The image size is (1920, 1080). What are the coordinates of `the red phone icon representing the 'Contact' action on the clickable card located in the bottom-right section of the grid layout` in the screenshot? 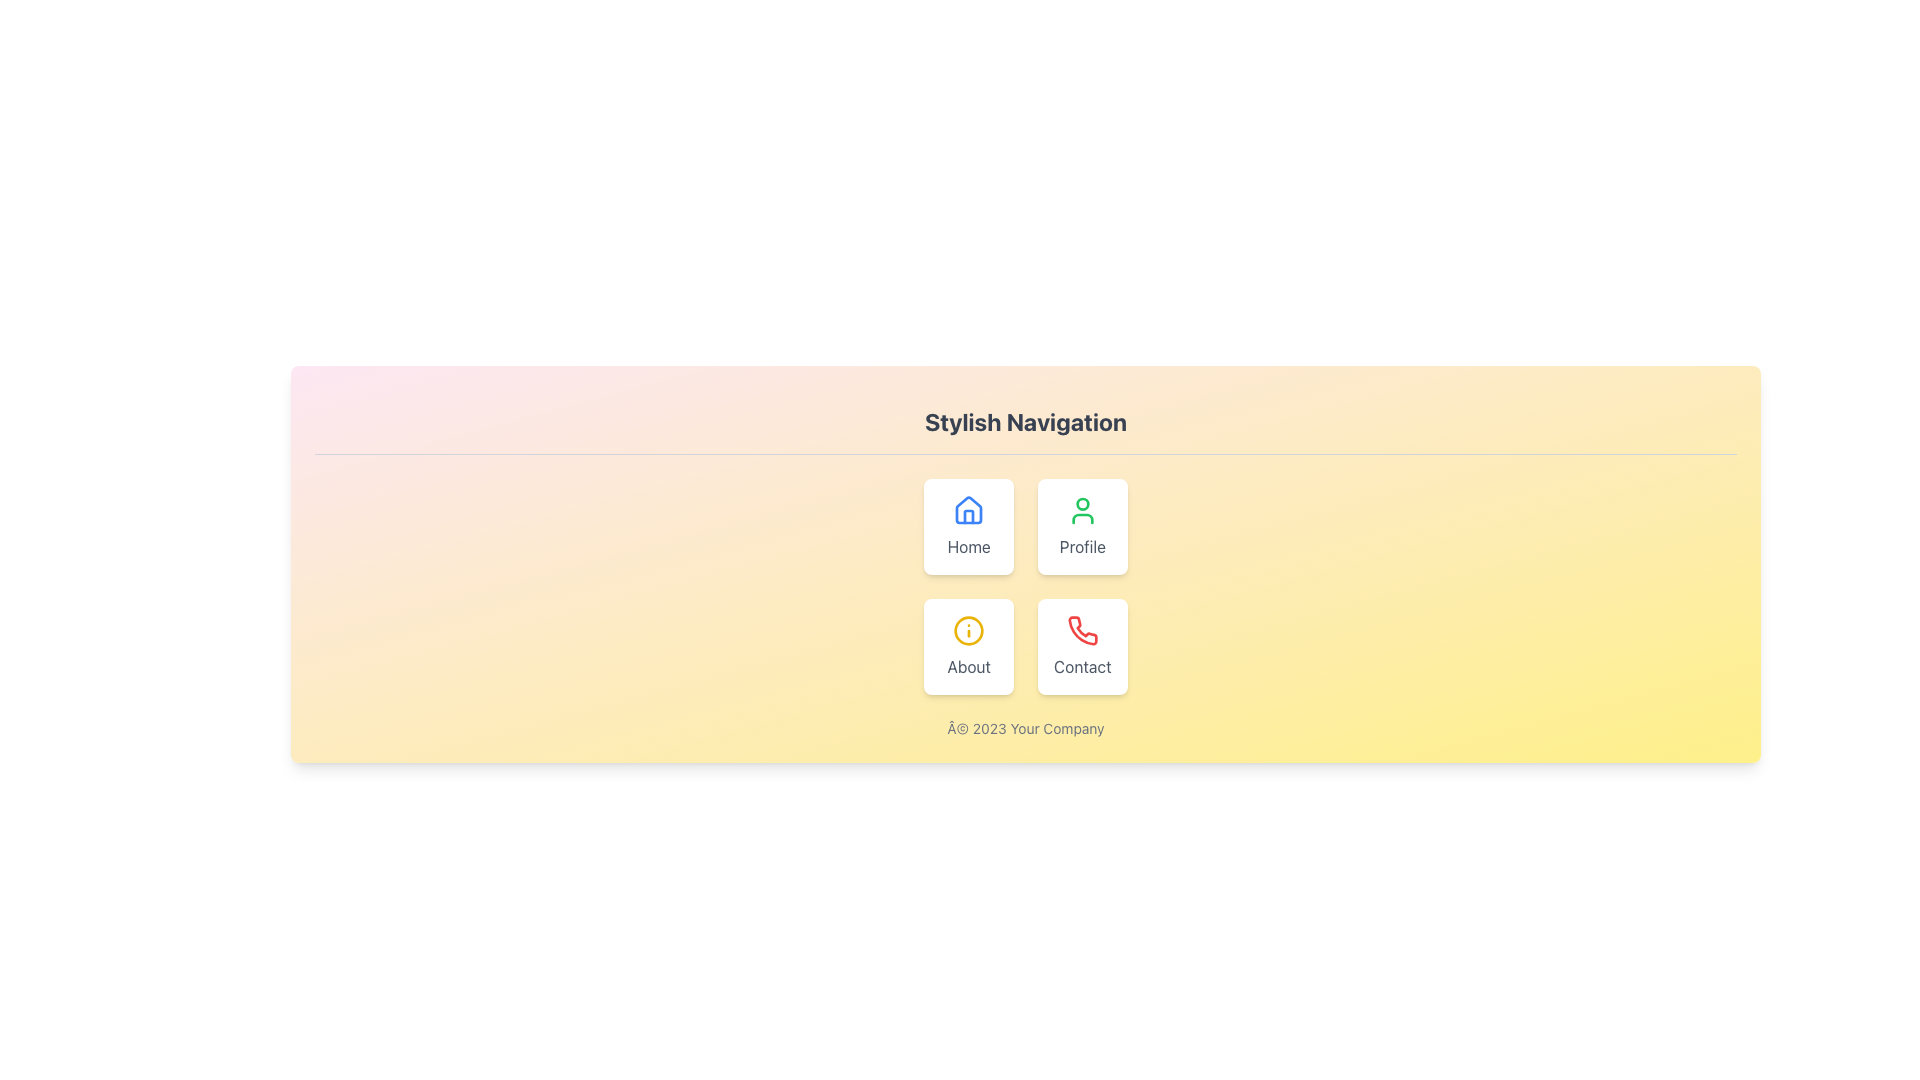 It's located at (1081, 631).